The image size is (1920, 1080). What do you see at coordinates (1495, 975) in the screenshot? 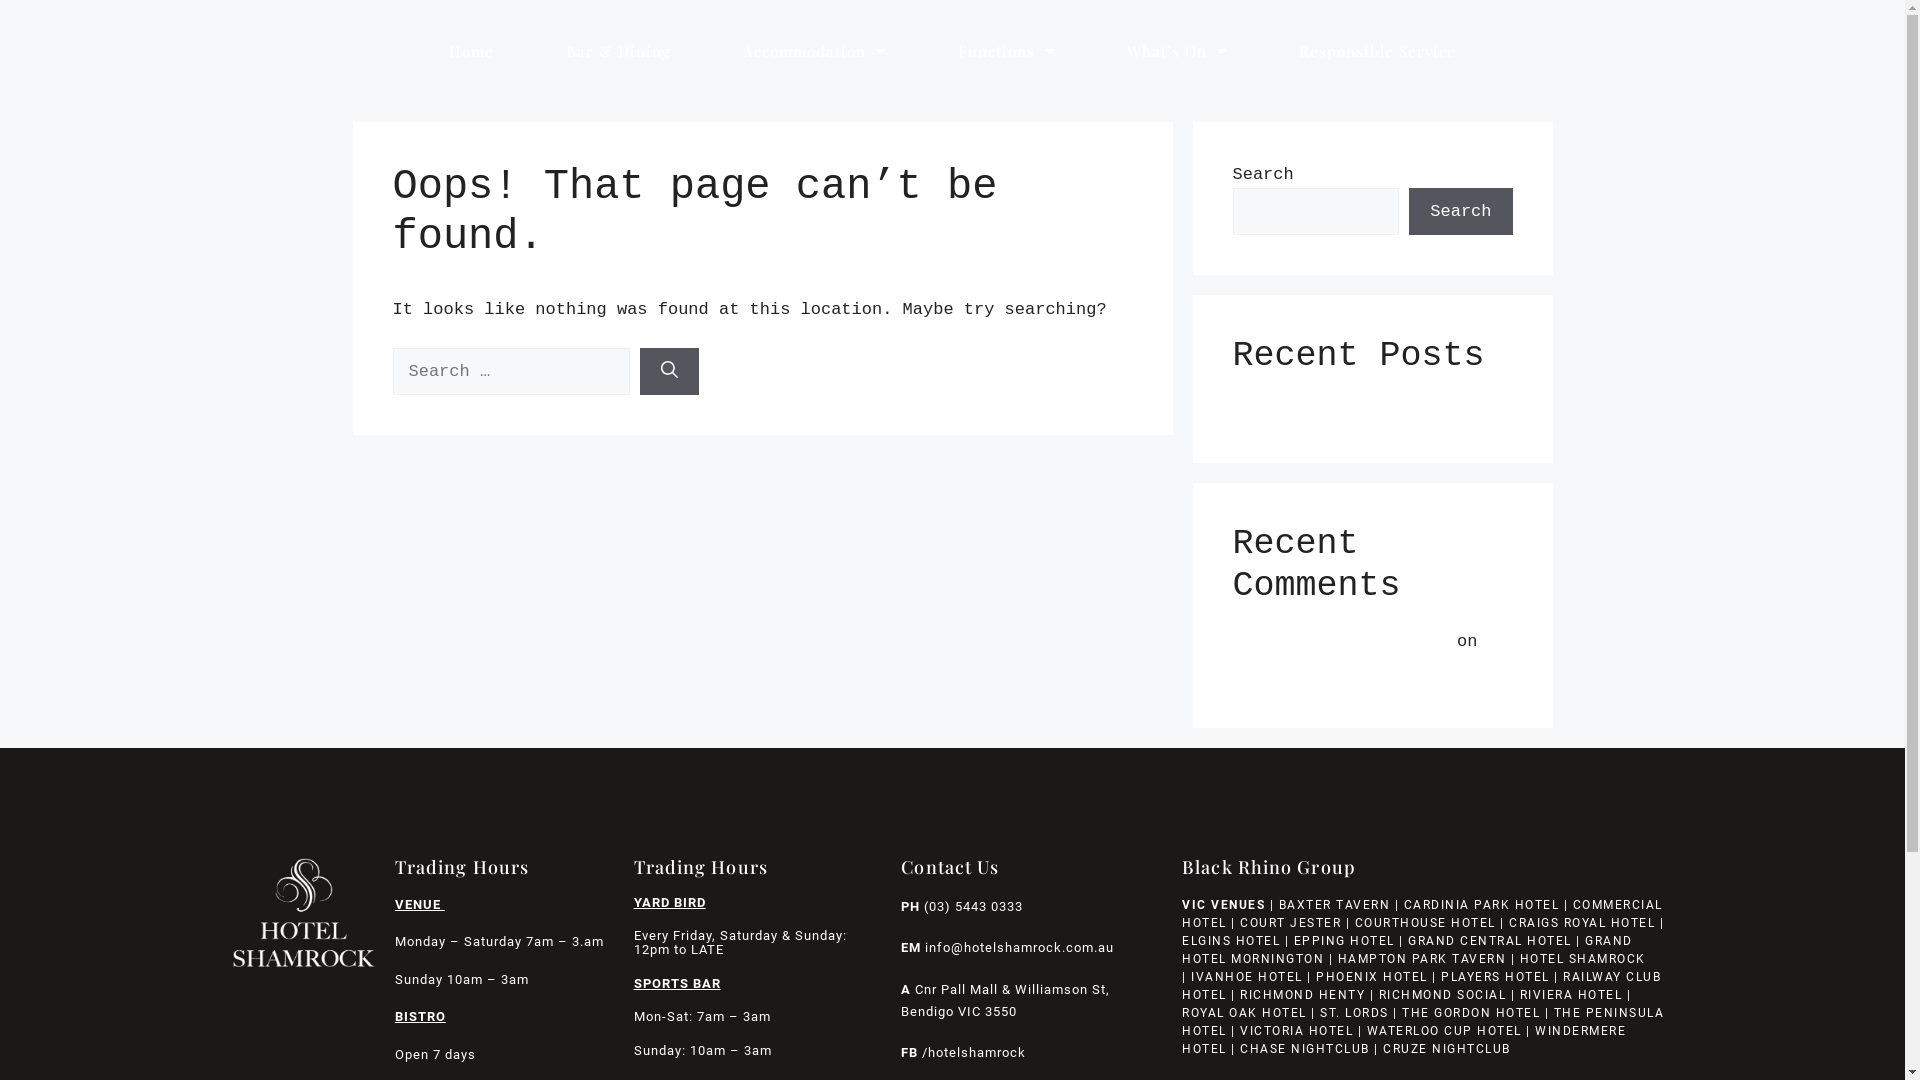
I see `'PLAYERS HOTEL'` at bounding box center [1495, 975].